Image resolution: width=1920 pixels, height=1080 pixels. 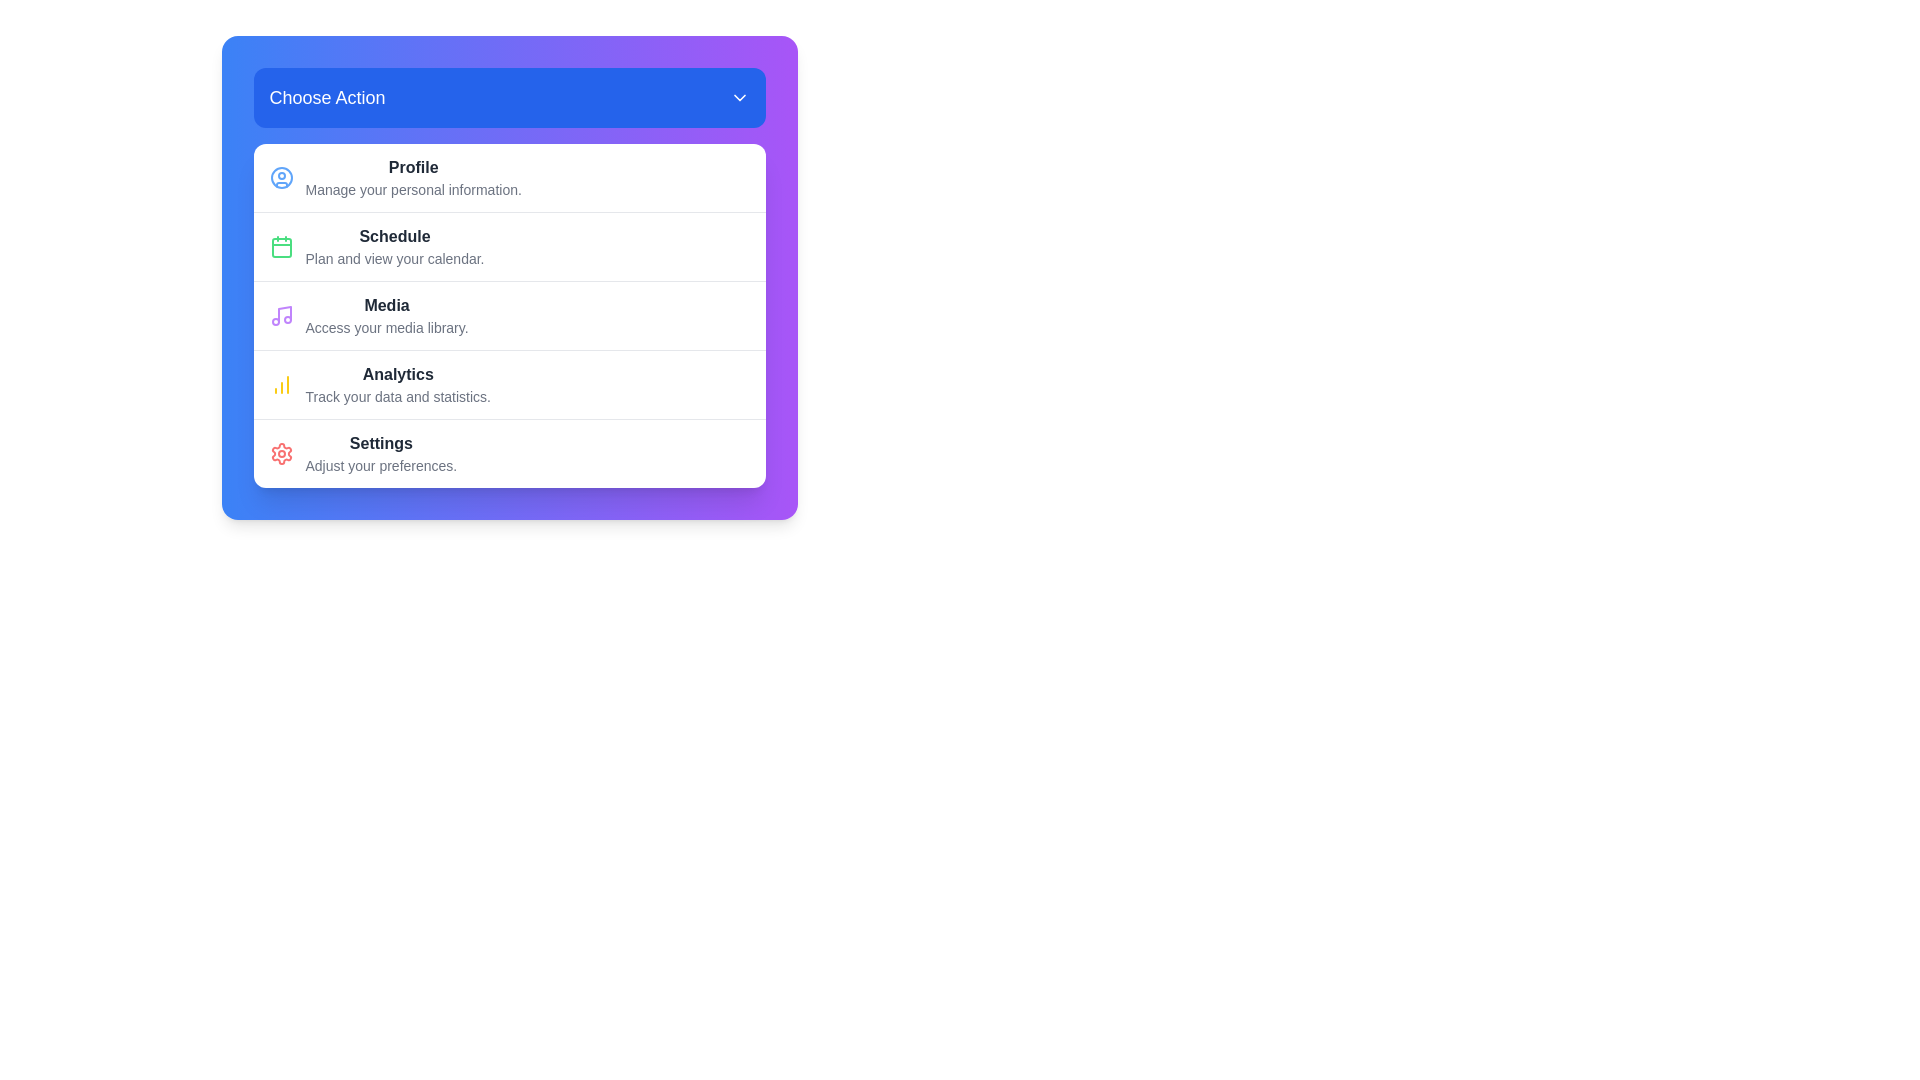 I want to click on the 'Settings' list item, which features a red gear icon and contains the text 'Settings' and 'Adjust your preferences.', so click(x=509, y=453).